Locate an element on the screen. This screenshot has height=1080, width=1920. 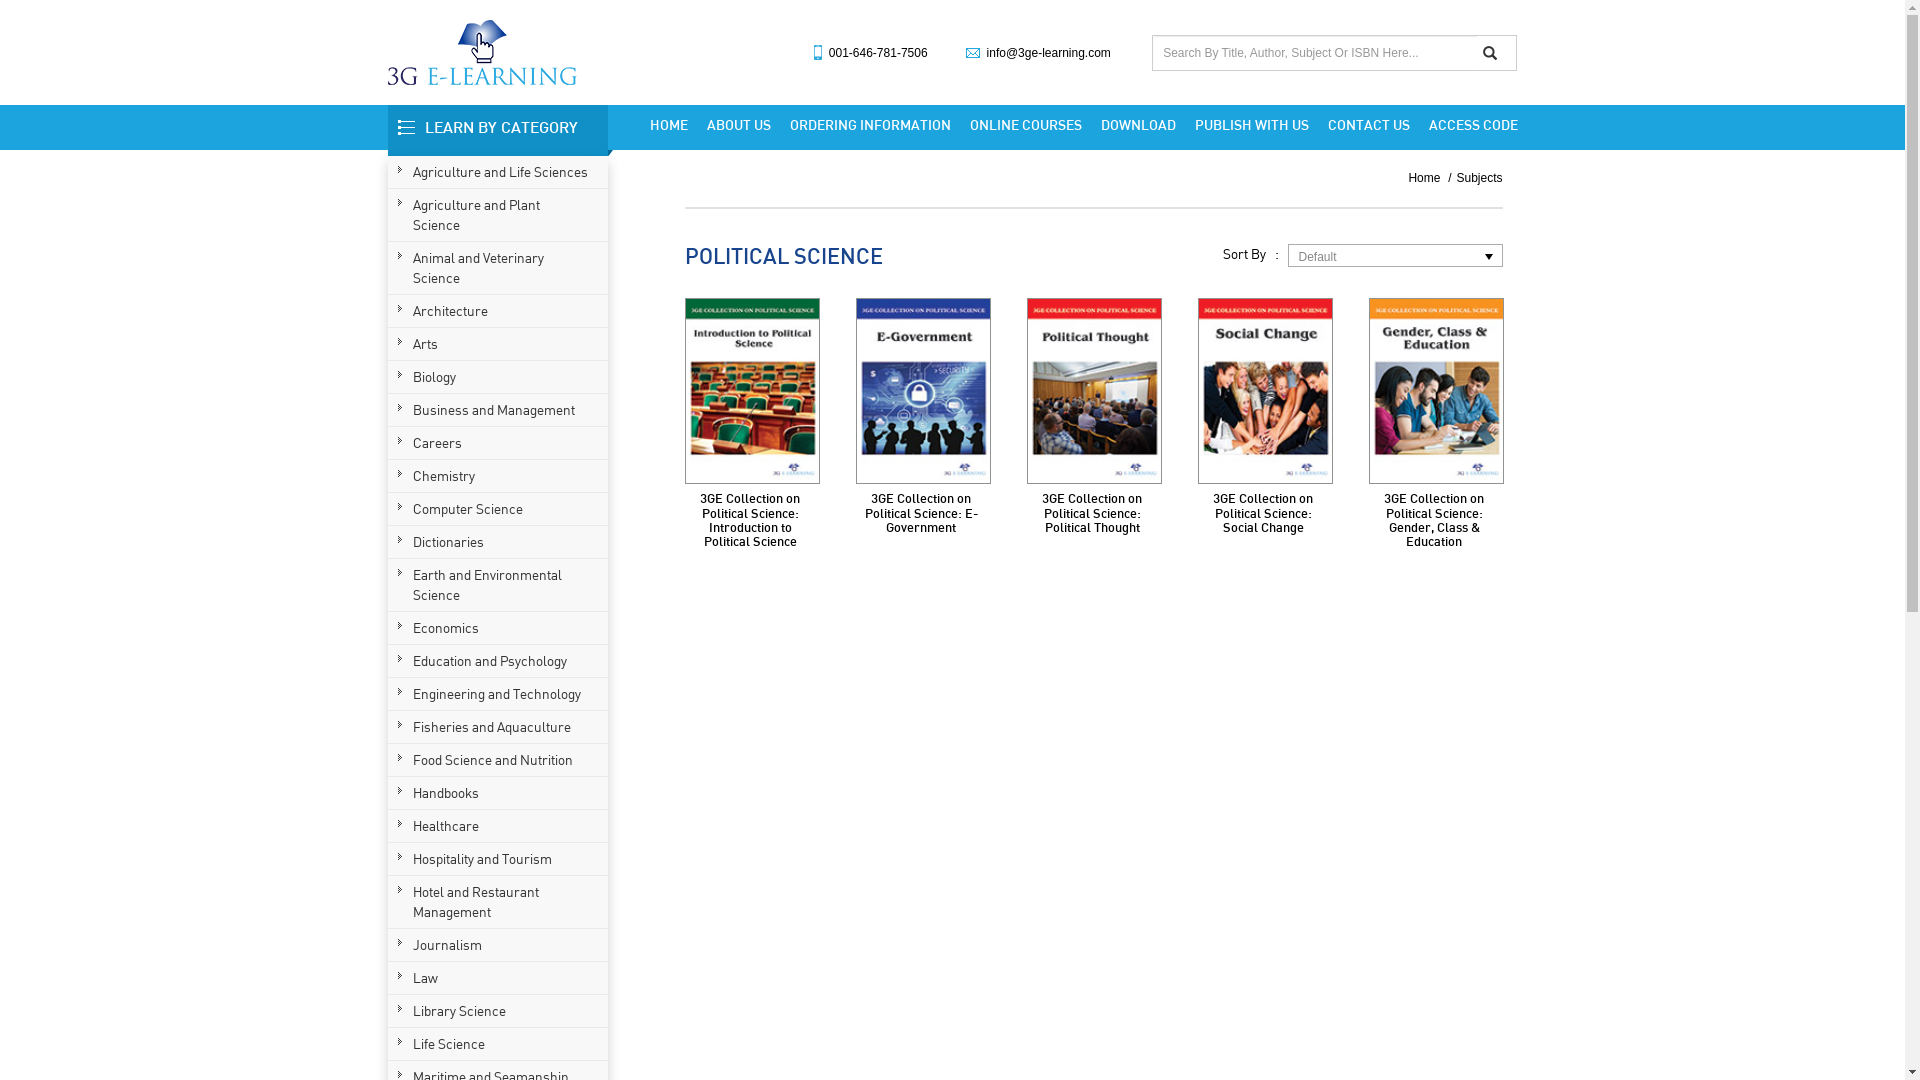
'Home' is located at coordinates (1428, 176).